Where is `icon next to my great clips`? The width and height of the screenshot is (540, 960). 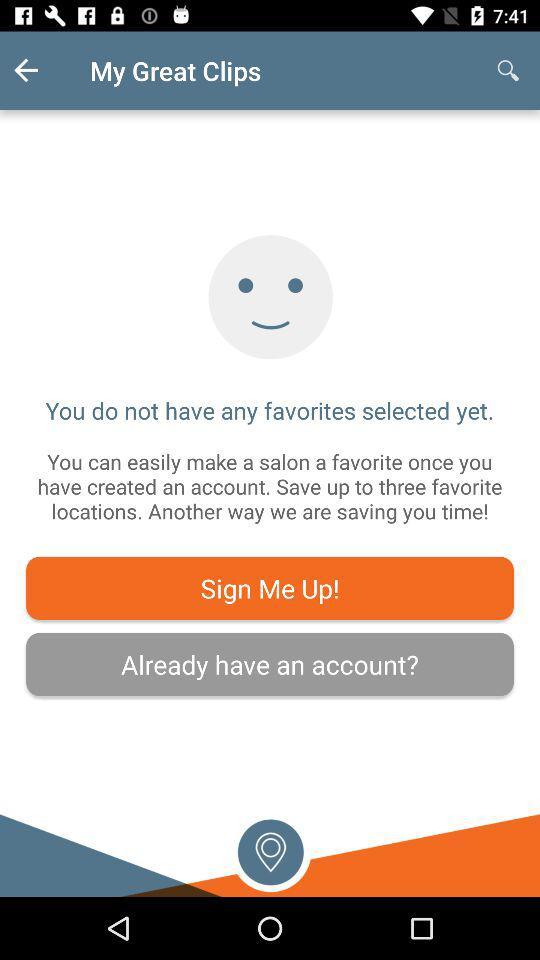
icon next to my great clips is located at coordinates (42, 70).